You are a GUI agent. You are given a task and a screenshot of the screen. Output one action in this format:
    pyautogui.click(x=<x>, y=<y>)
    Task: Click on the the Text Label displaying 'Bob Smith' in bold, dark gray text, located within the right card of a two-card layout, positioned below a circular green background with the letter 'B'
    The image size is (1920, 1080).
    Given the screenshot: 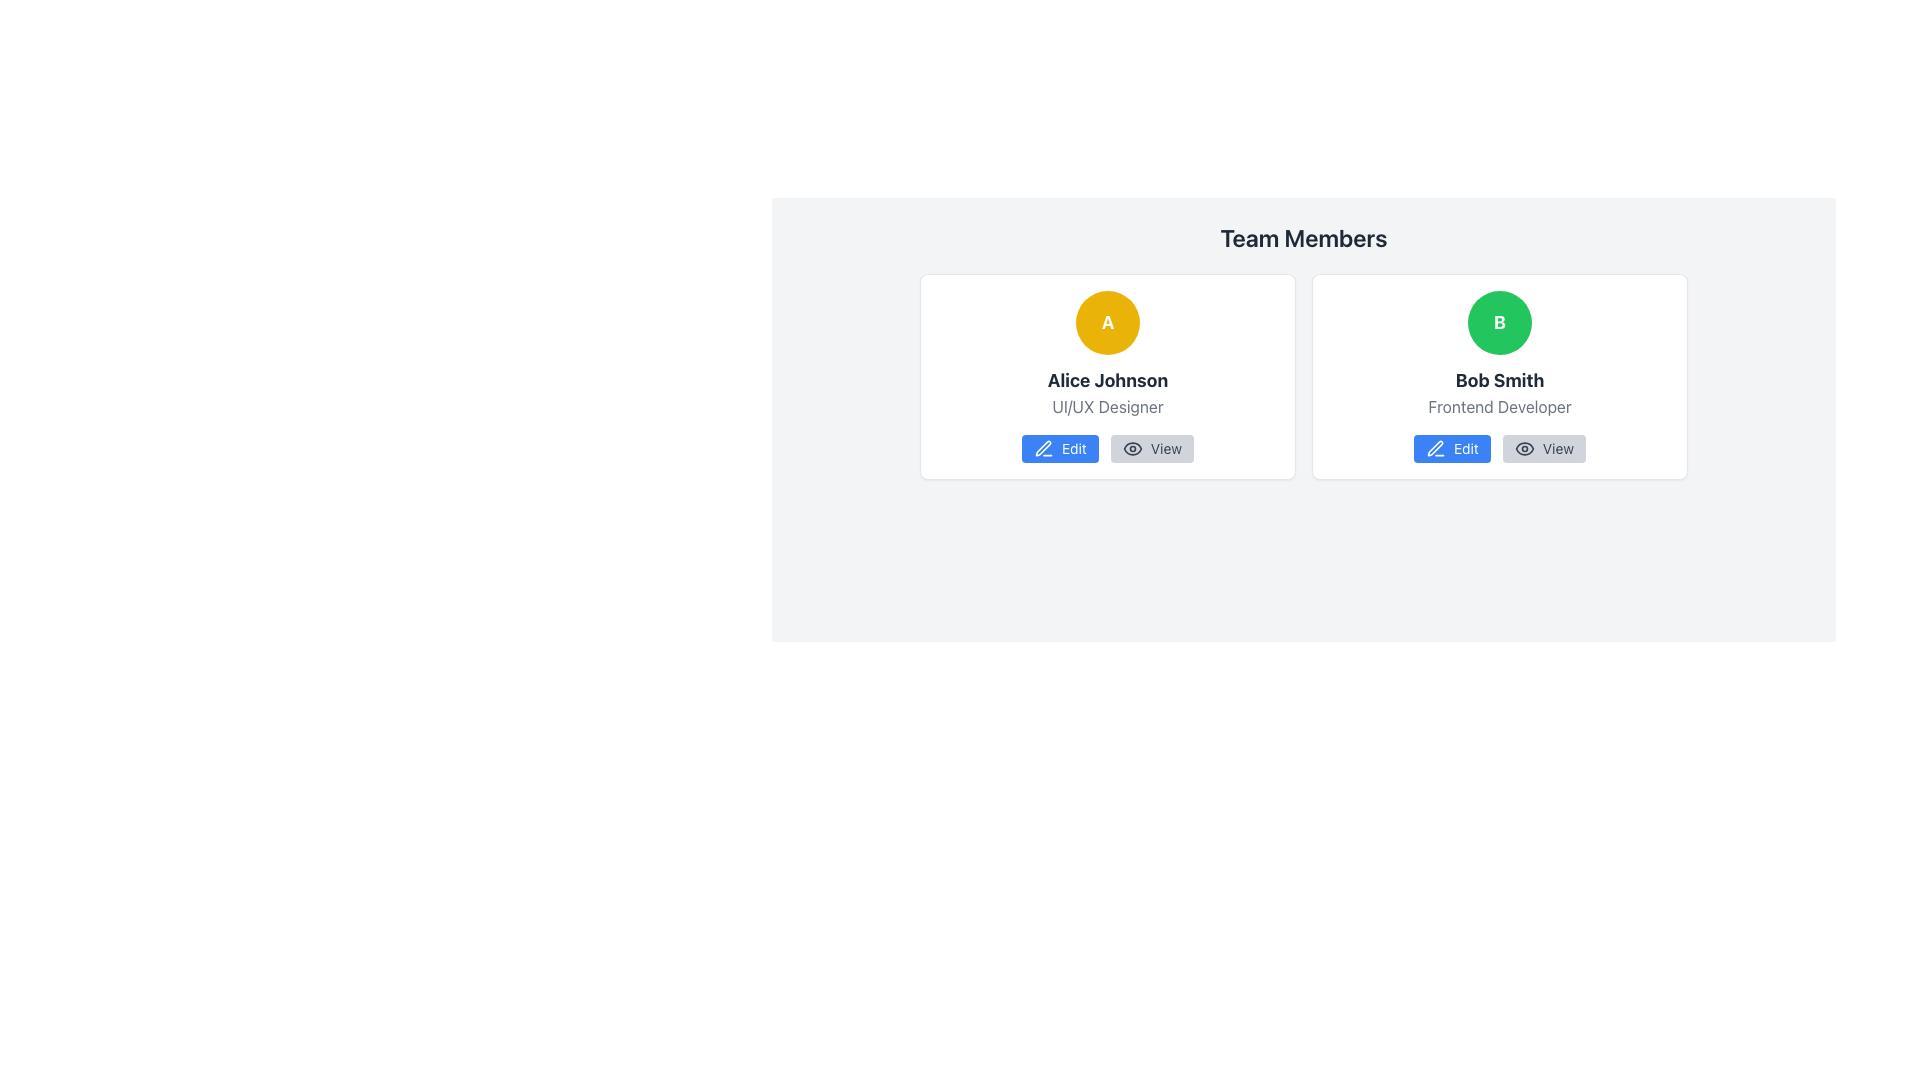 What is the action you would take?
    pyautogui.click(x=1499, y=381)
    